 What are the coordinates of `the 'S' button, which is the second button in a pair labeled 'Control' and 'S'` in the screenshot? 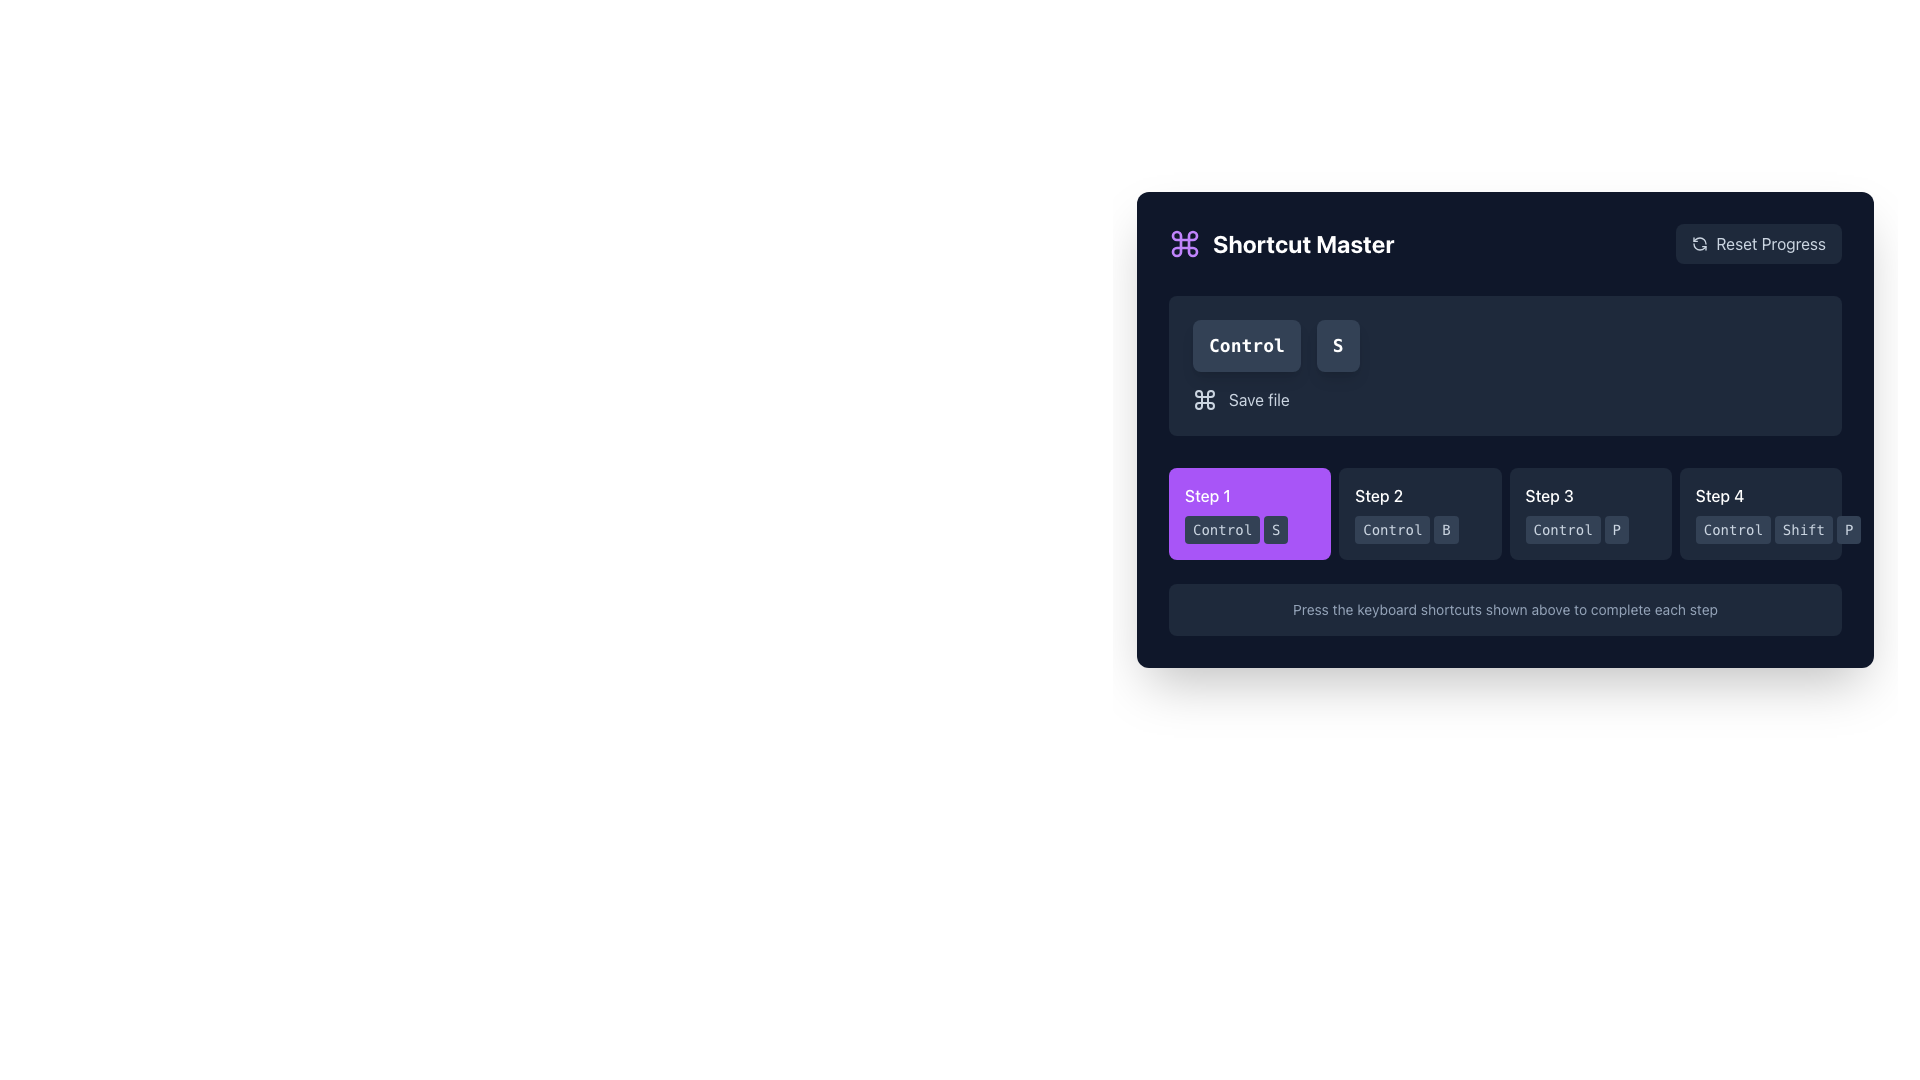 It's located at (1275, 528).